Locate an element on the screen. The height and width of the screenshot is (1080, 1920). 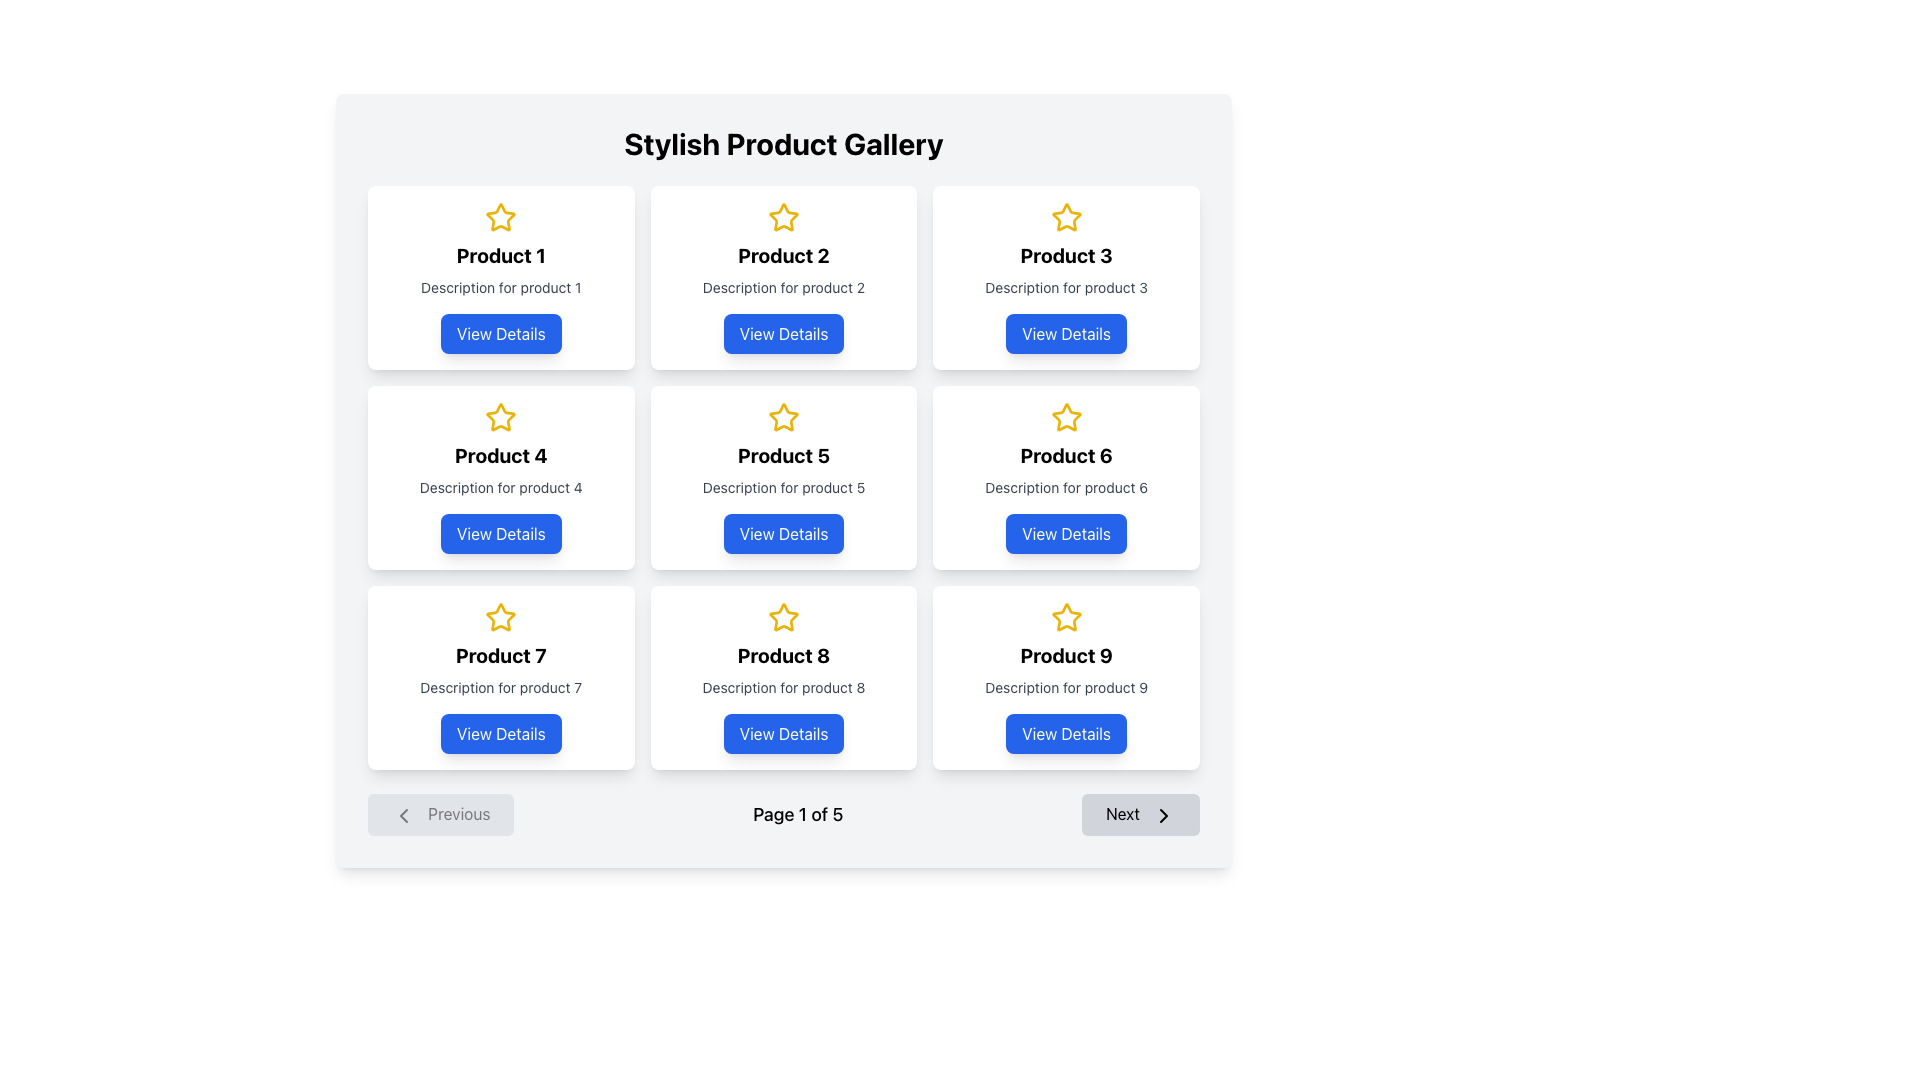
bold text label displaying 'Product 7' located in the middle row, leftmost column of the grid layout, positioned below a yellow star icon and above a smaller descriptive text is located at coordinates (501, 655).